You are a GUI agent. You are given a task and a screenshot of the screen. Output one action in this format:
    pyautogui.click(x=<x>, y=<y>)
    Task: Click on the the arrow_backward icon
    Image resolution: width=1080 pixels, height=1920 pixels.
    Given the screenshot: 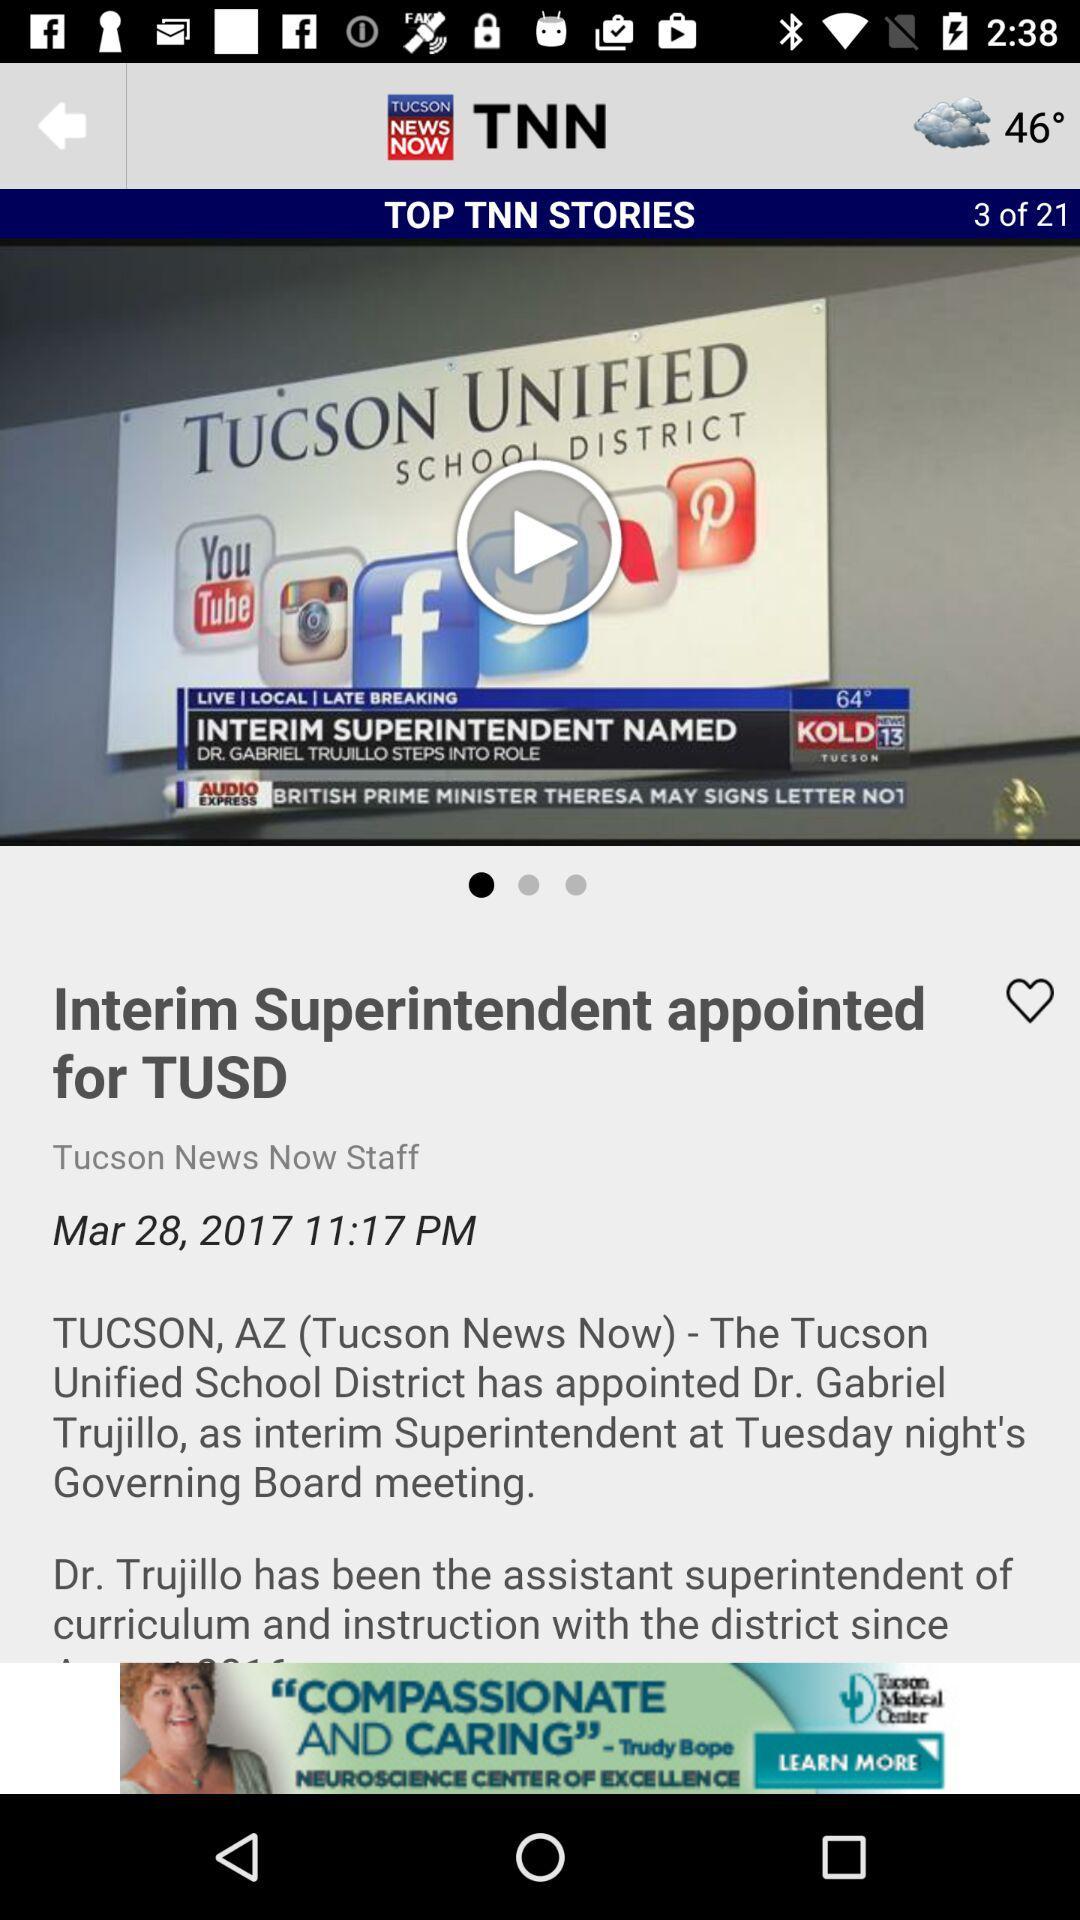 What is the action you would take?
    pyautogui.click(x=61, y=124)
    